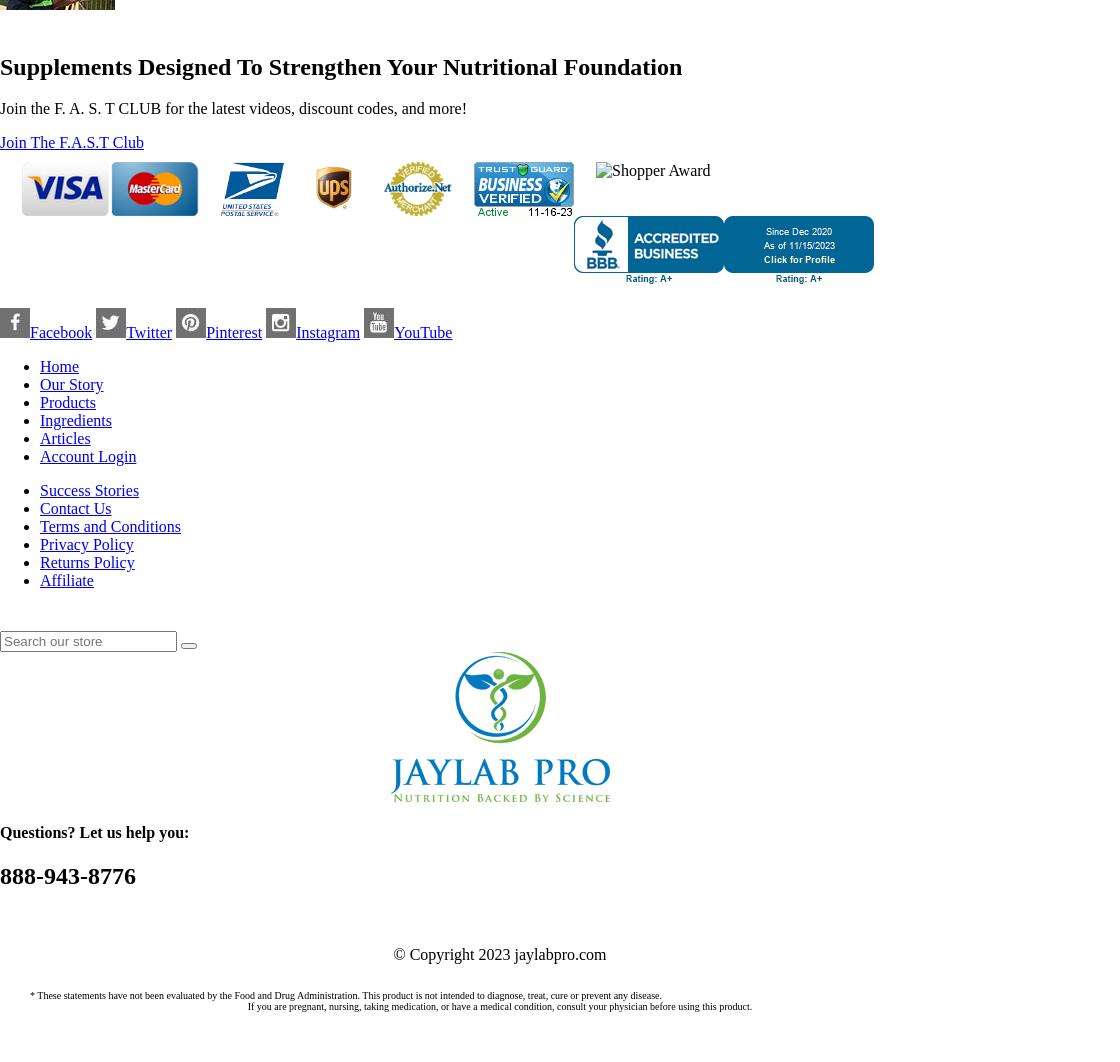 This screenshot has width=1120, height=1062. What do you see at coordinates (66, 580) in the screenshot?
I see `'Affiliate'` at bounding box center [66, 580].